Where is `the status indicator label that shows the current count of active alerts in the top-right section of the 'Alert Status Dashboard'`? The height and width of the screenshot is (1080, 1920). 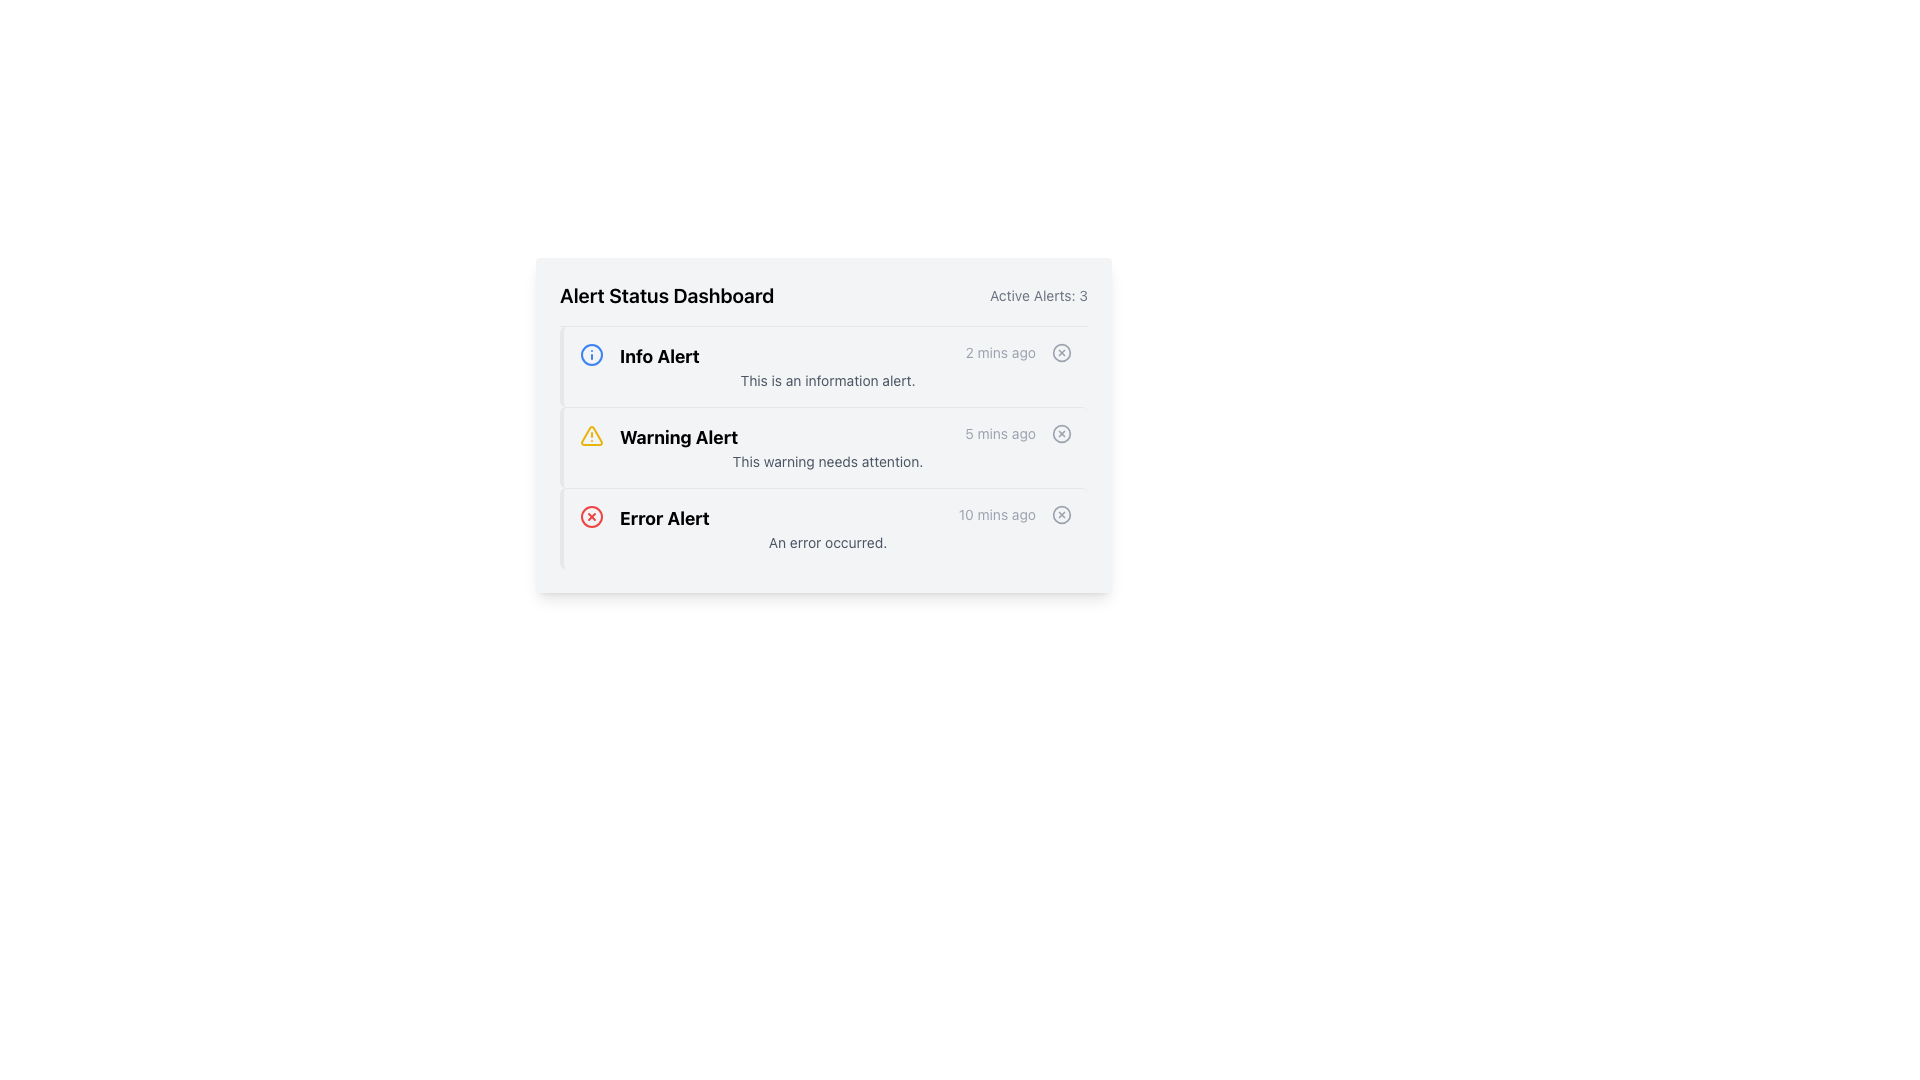
the status indicator label that shows the current count of active alerts in the top-right section of the 'Alert Status Dashboard' is located at coordinates (1038, 296).